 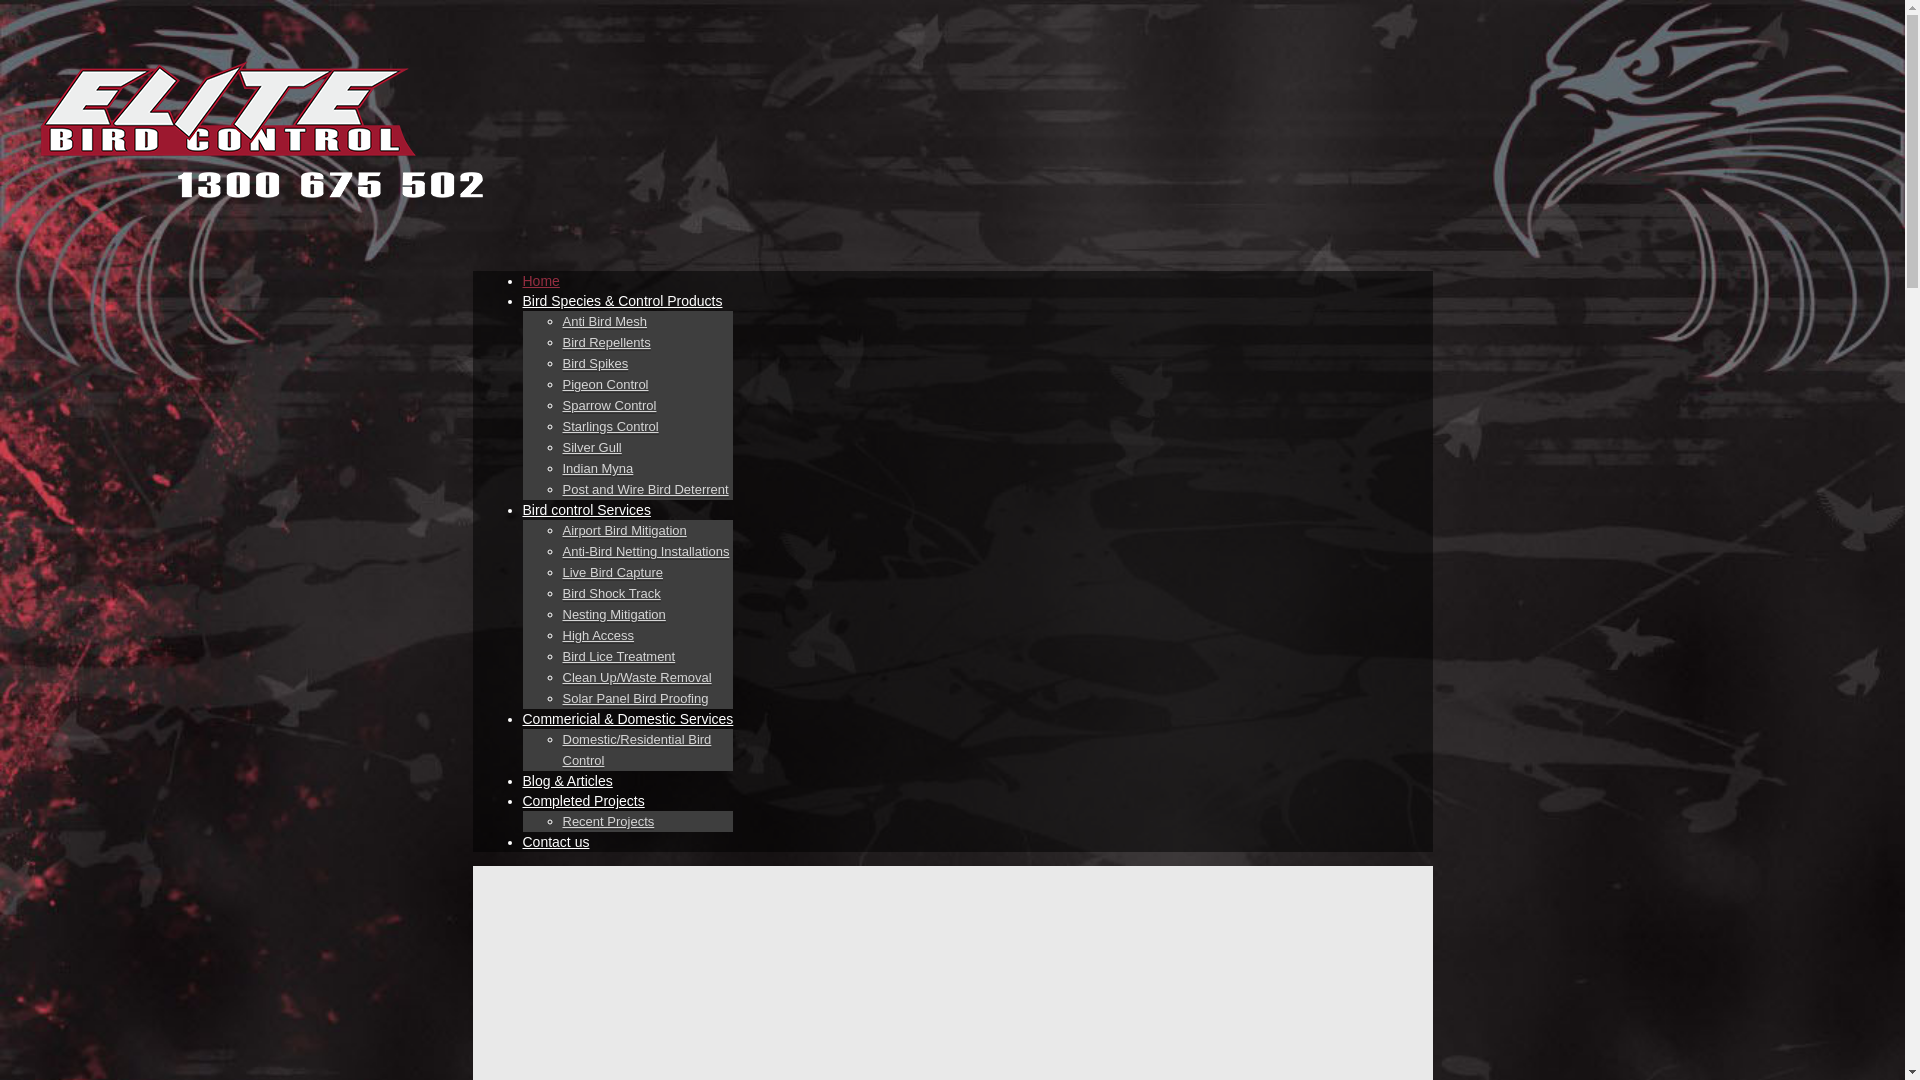 What do you see at coordinates (623, 530) in the screenshot?
I see `'Airport Bird Mitigation'` at bounding box center [623, 530].